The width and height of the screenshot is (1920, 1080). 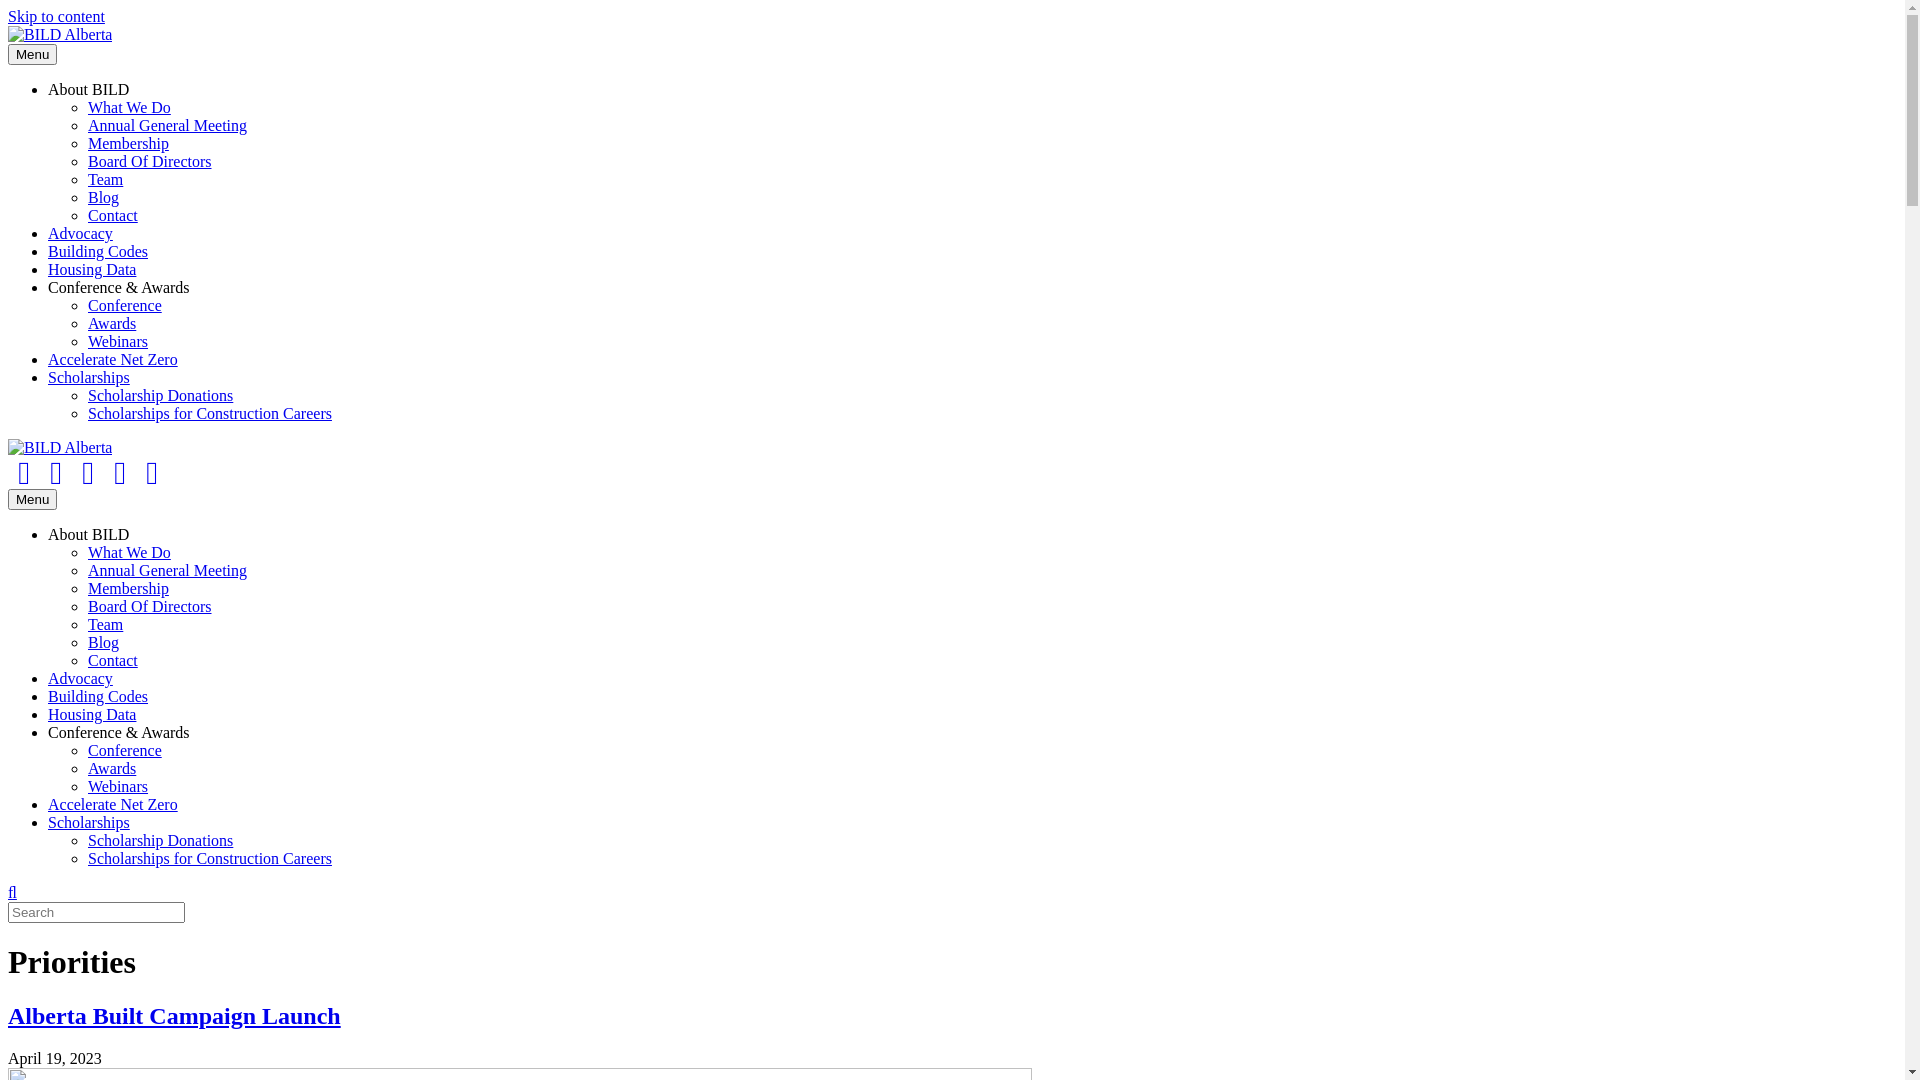 I want to click on 'Membership', so click(x=86, y=142).